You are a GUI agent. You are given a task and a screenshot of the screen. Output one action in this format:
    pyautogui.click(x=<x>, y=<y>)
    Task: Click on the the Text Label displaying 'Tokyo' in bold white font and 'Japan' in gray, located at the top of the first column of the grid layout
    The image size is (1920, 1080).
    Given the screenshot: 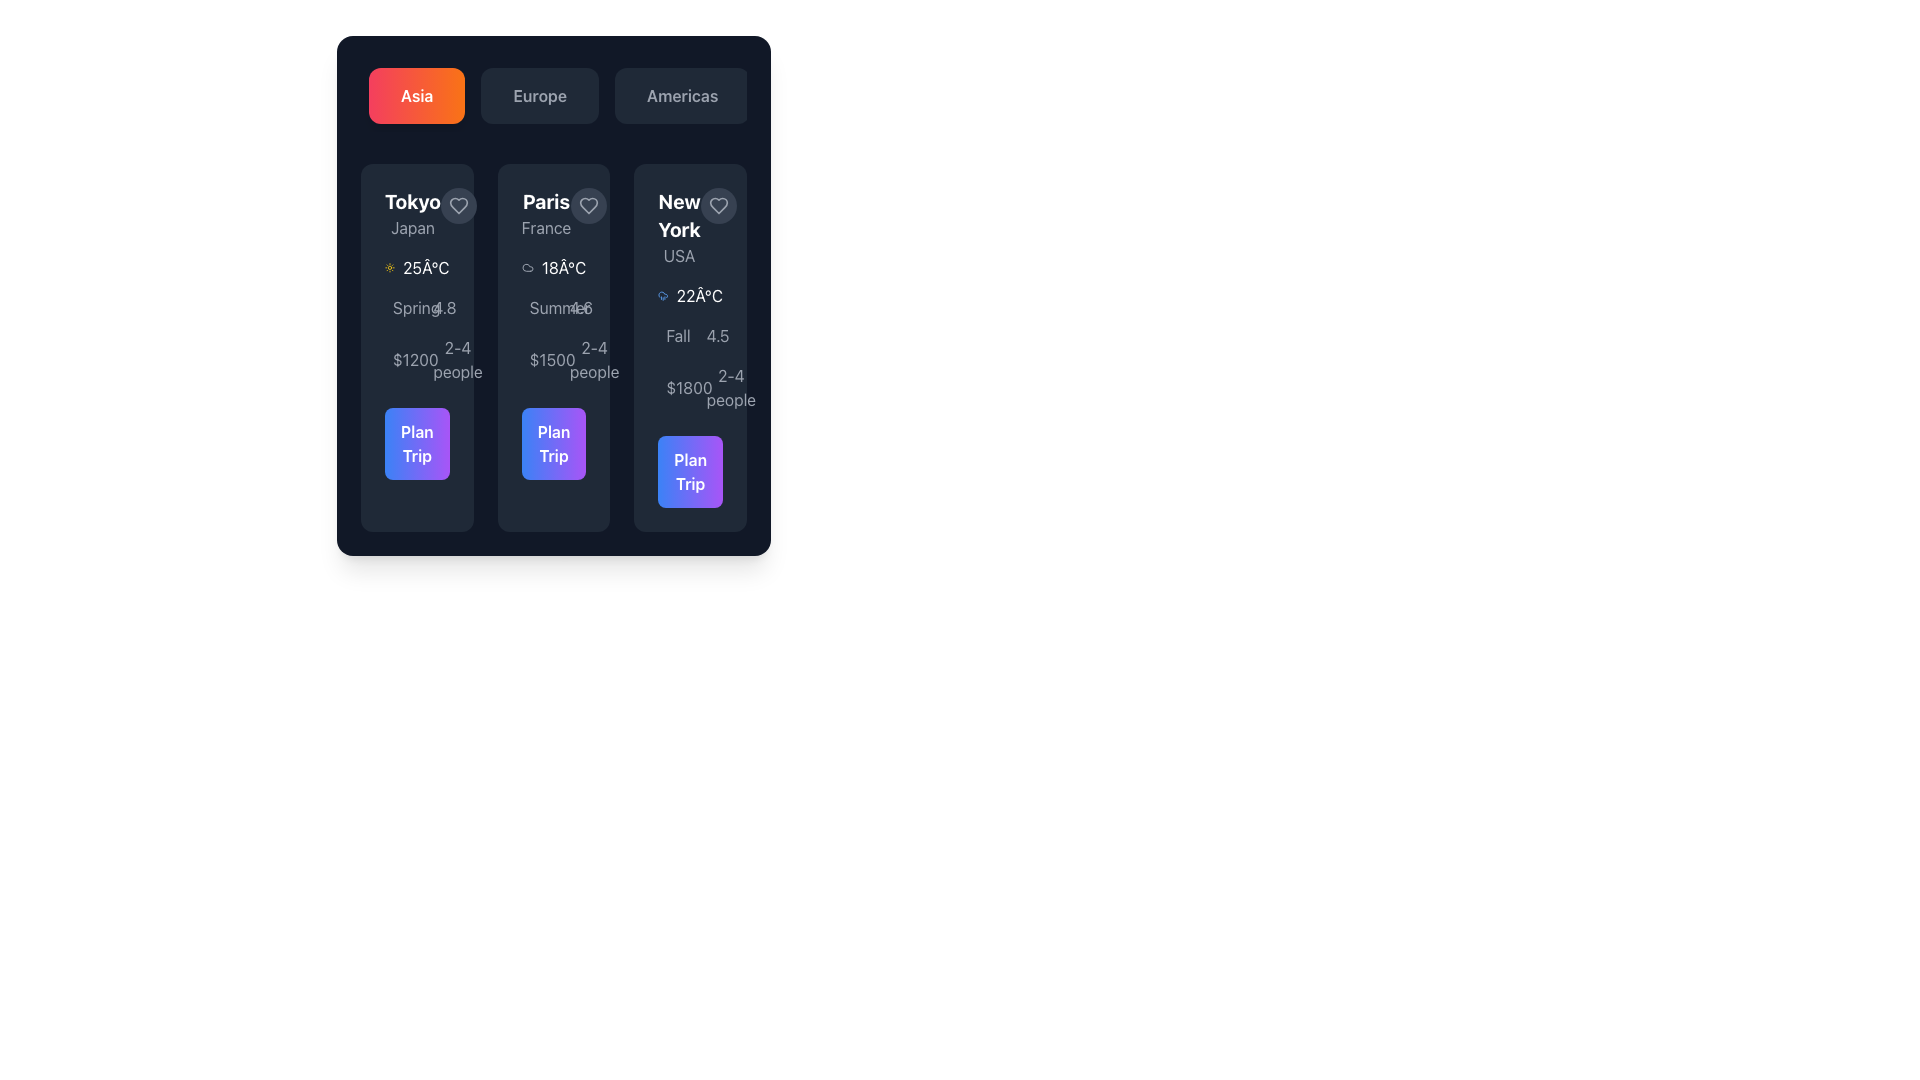 What is the action you would take?
    pyautogui.click(x=411, y=213)
    